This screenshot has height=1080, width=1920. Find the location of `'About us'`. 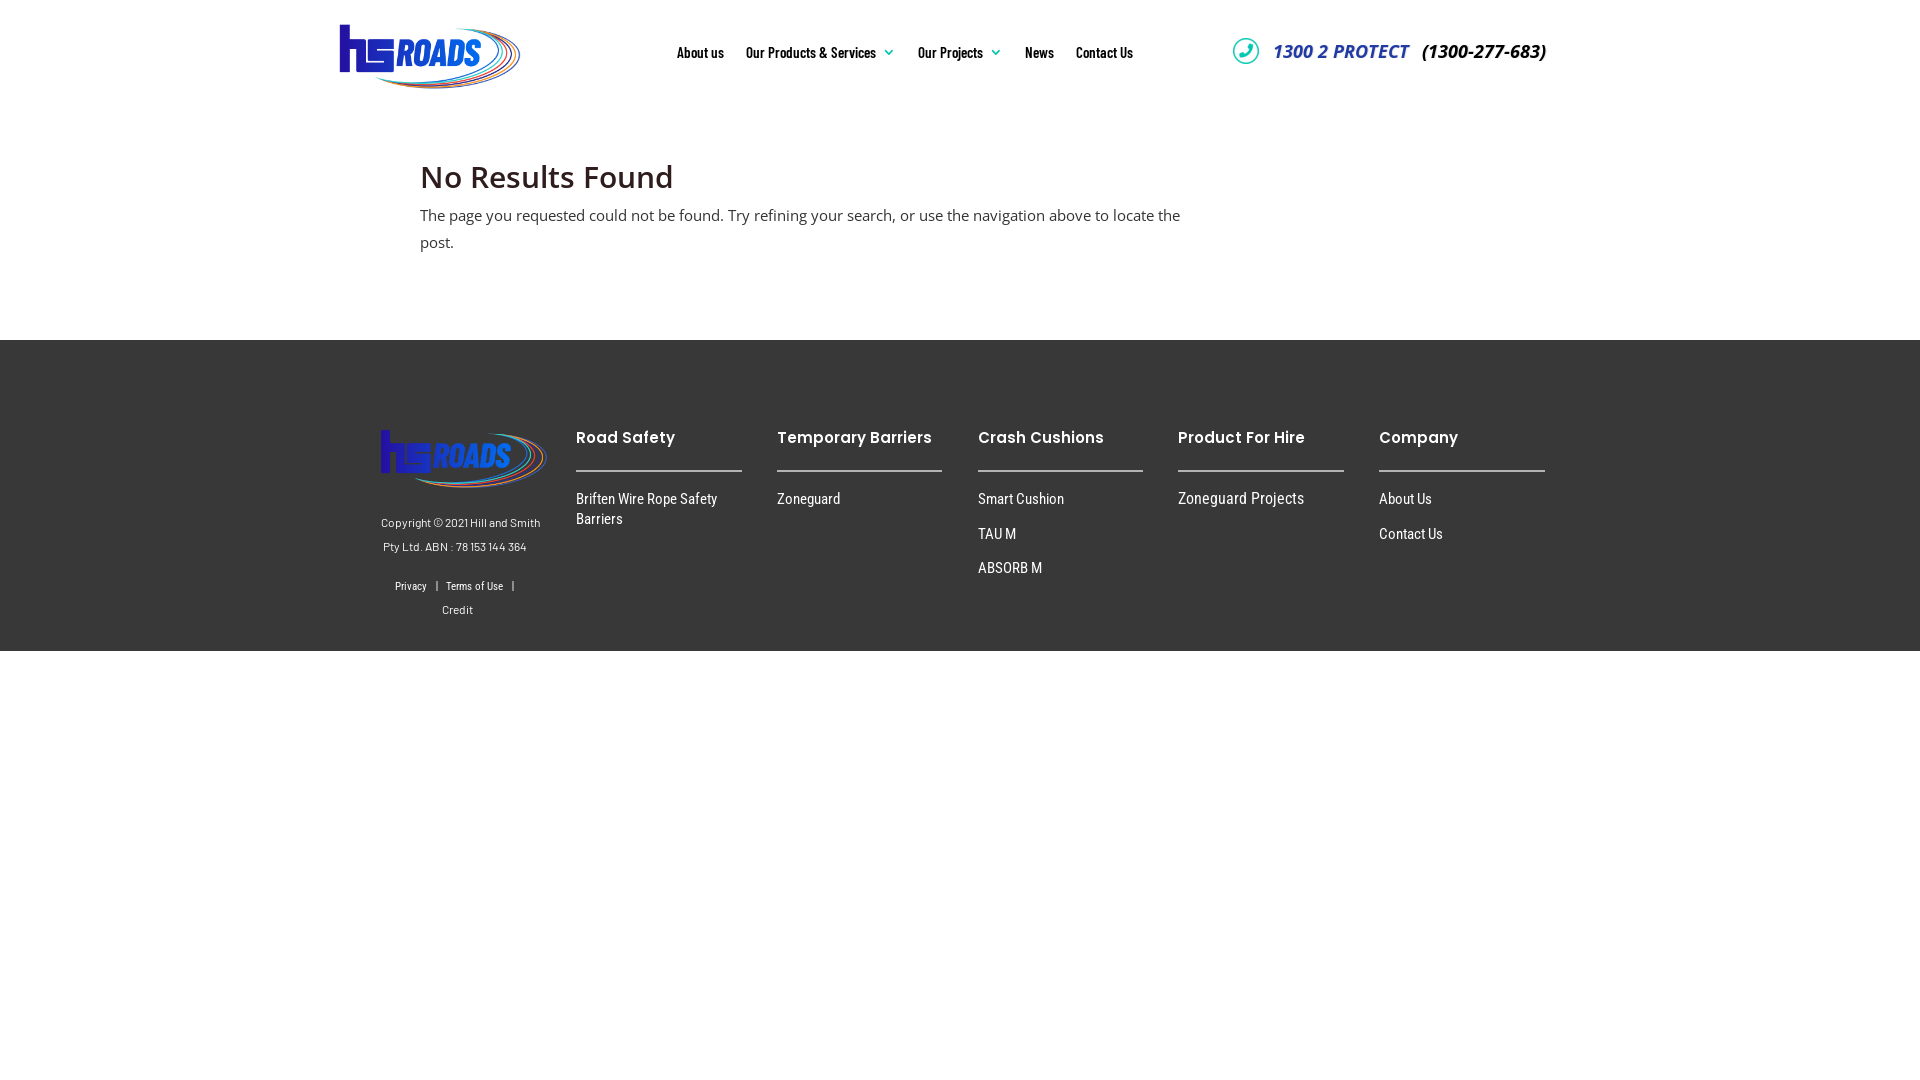

'About us' is located at coordinates (700, 55).